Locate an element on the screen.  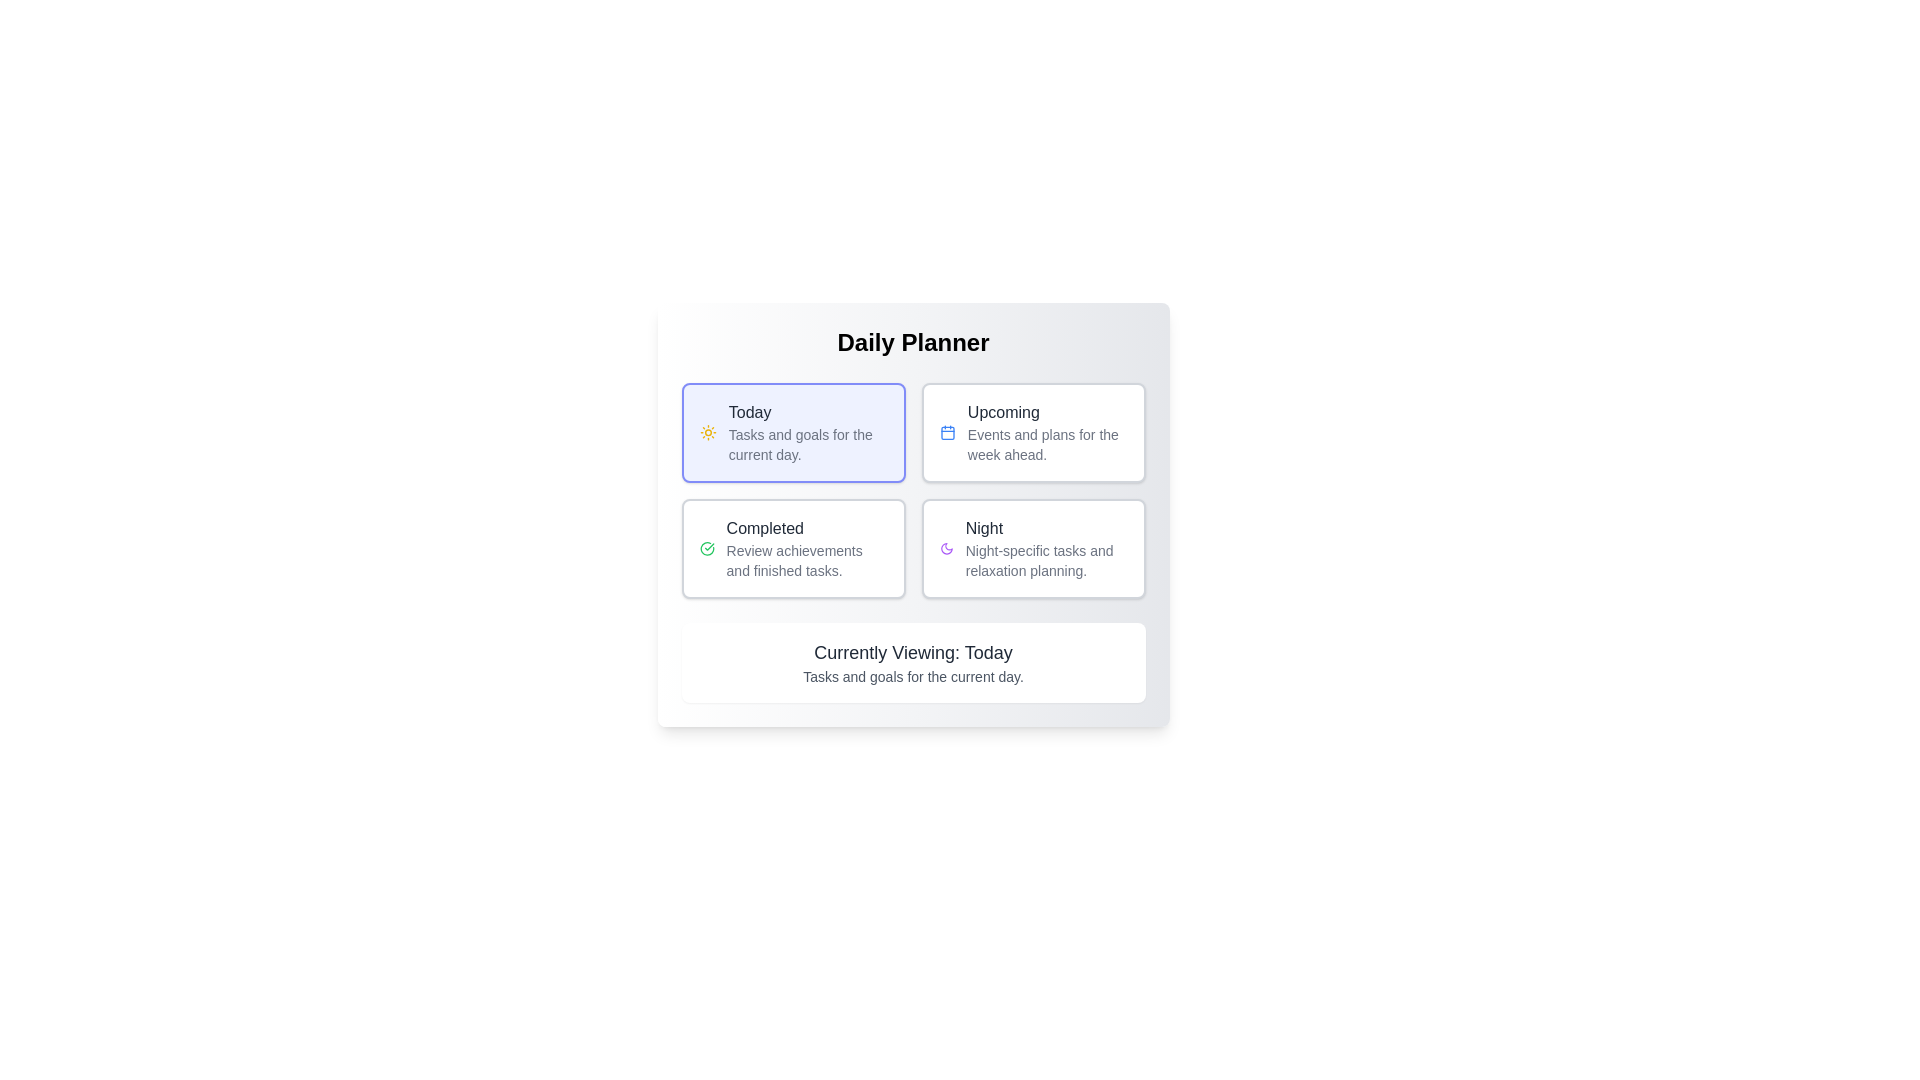
the text label that says 'Review achievements and finished tasks.', which is styled in gray and located under the bold header 'Completed' is located at coordinates (806, 560).